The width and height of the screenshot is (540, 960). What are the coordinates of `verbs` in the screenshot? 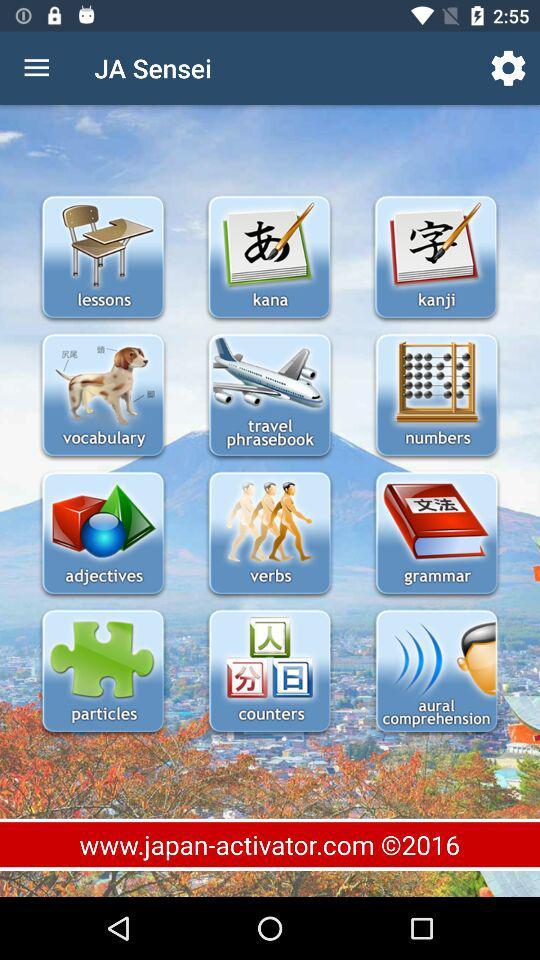 It's located at (269, 534).